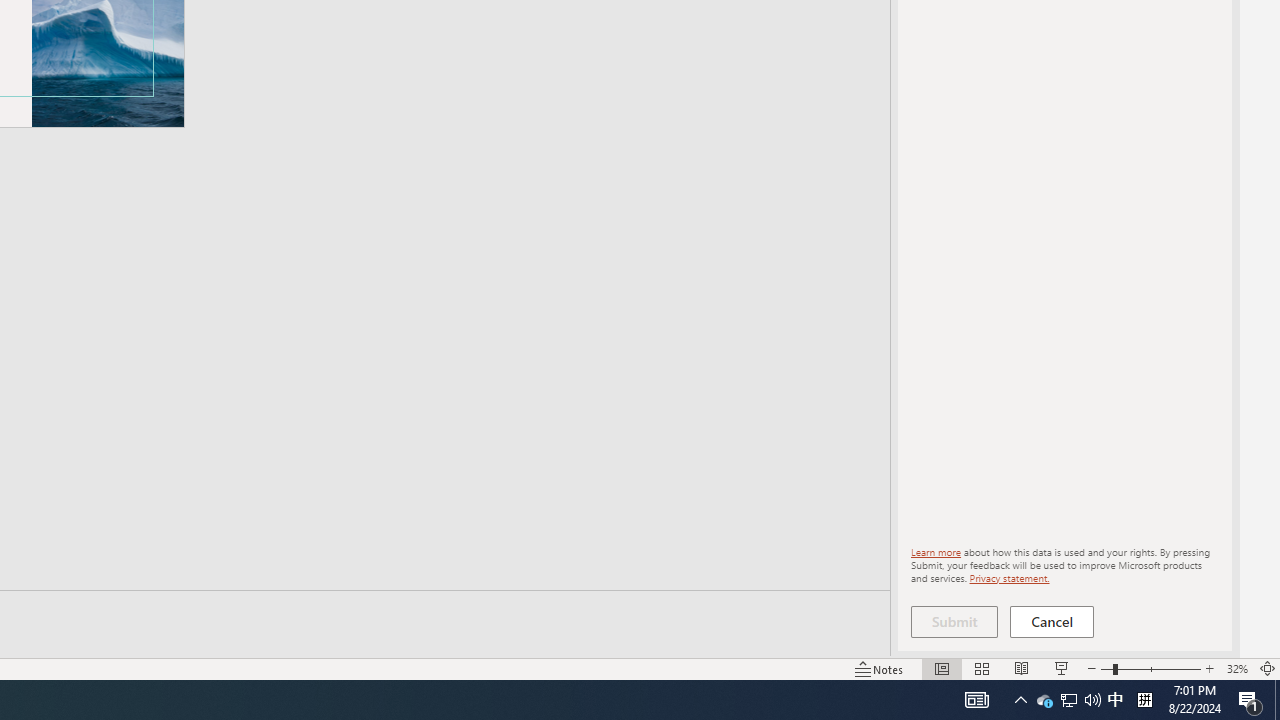 Image resolution: width=1280 pixels, height=720 pixels. Describe the element at coordinates (1022, 669) in the screenshot. I see `'Reading View'` at that location.